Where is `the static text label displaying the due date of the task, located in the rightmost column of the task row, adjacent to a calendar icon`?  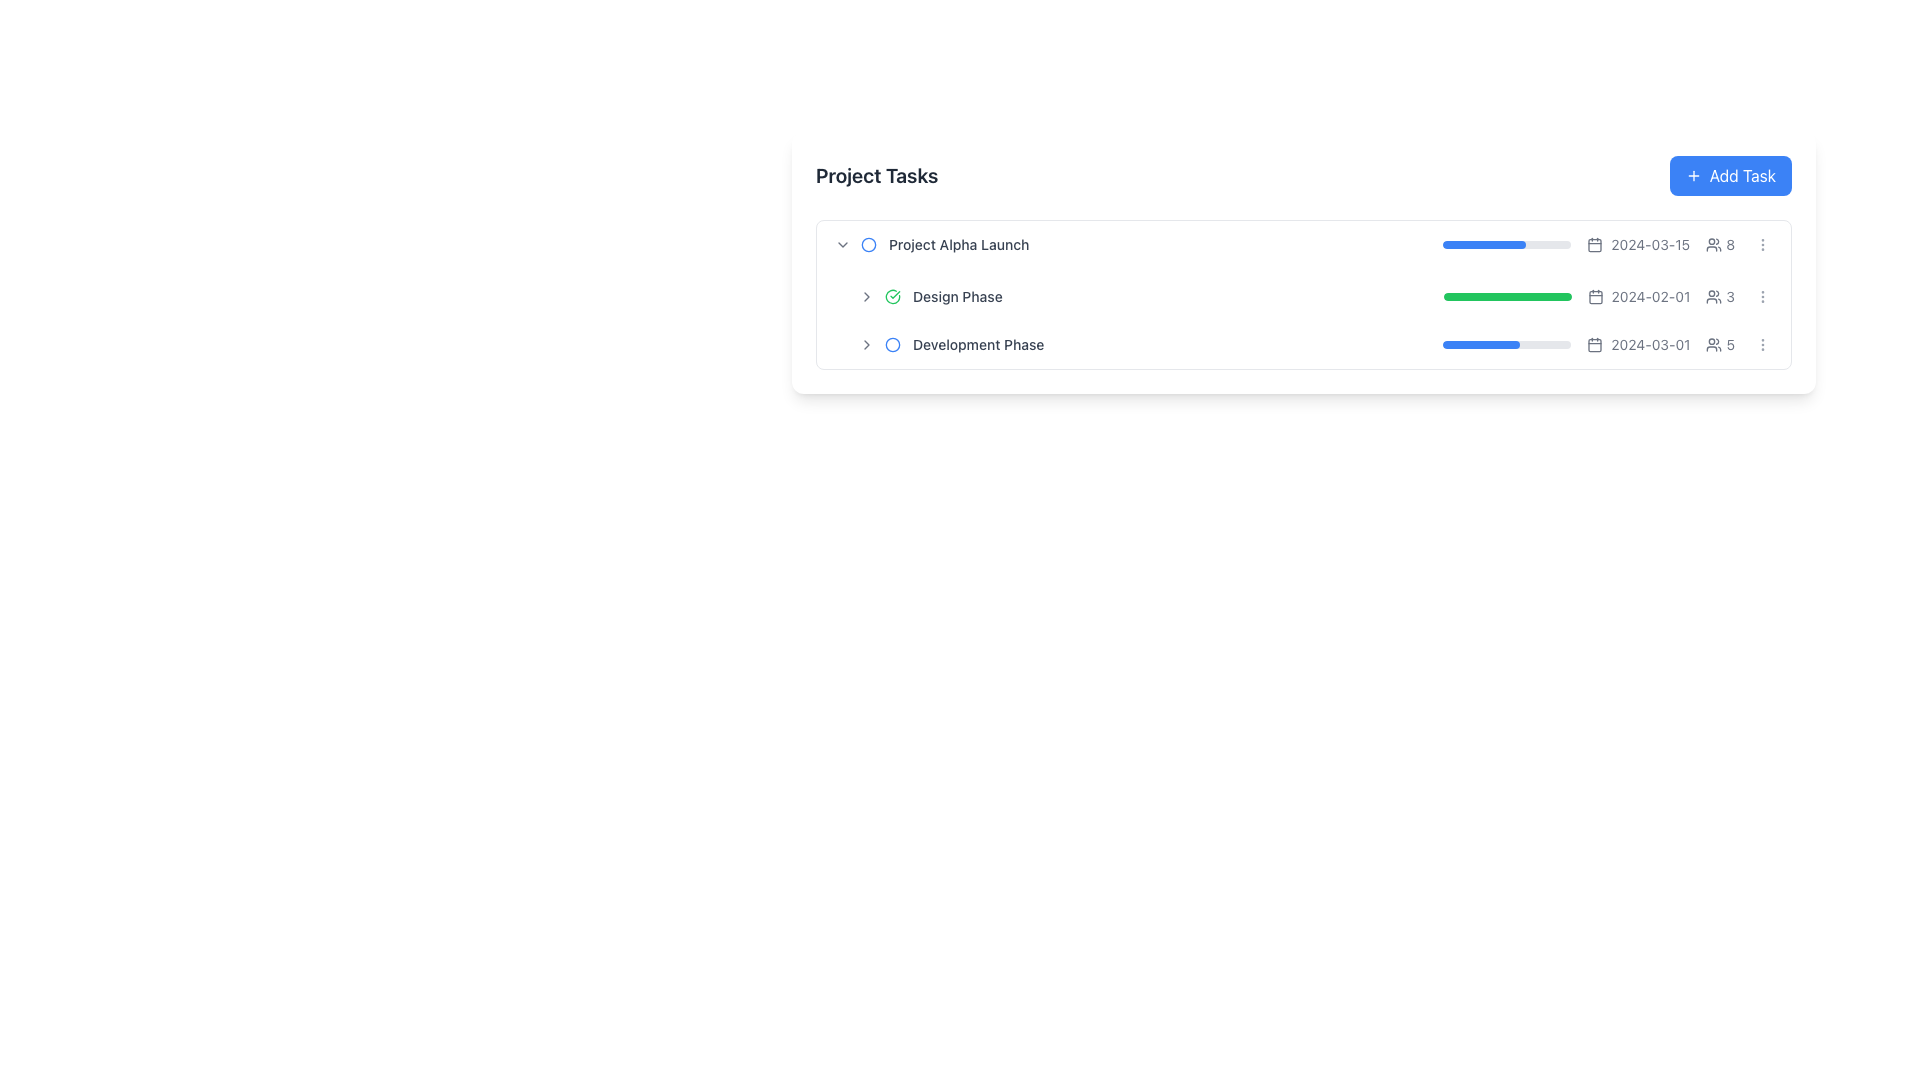
the static text label displaying the due date of the task, located in the rightmost column of the task row, adjacent to a calendar icon is located at coordinates (1650, 244).